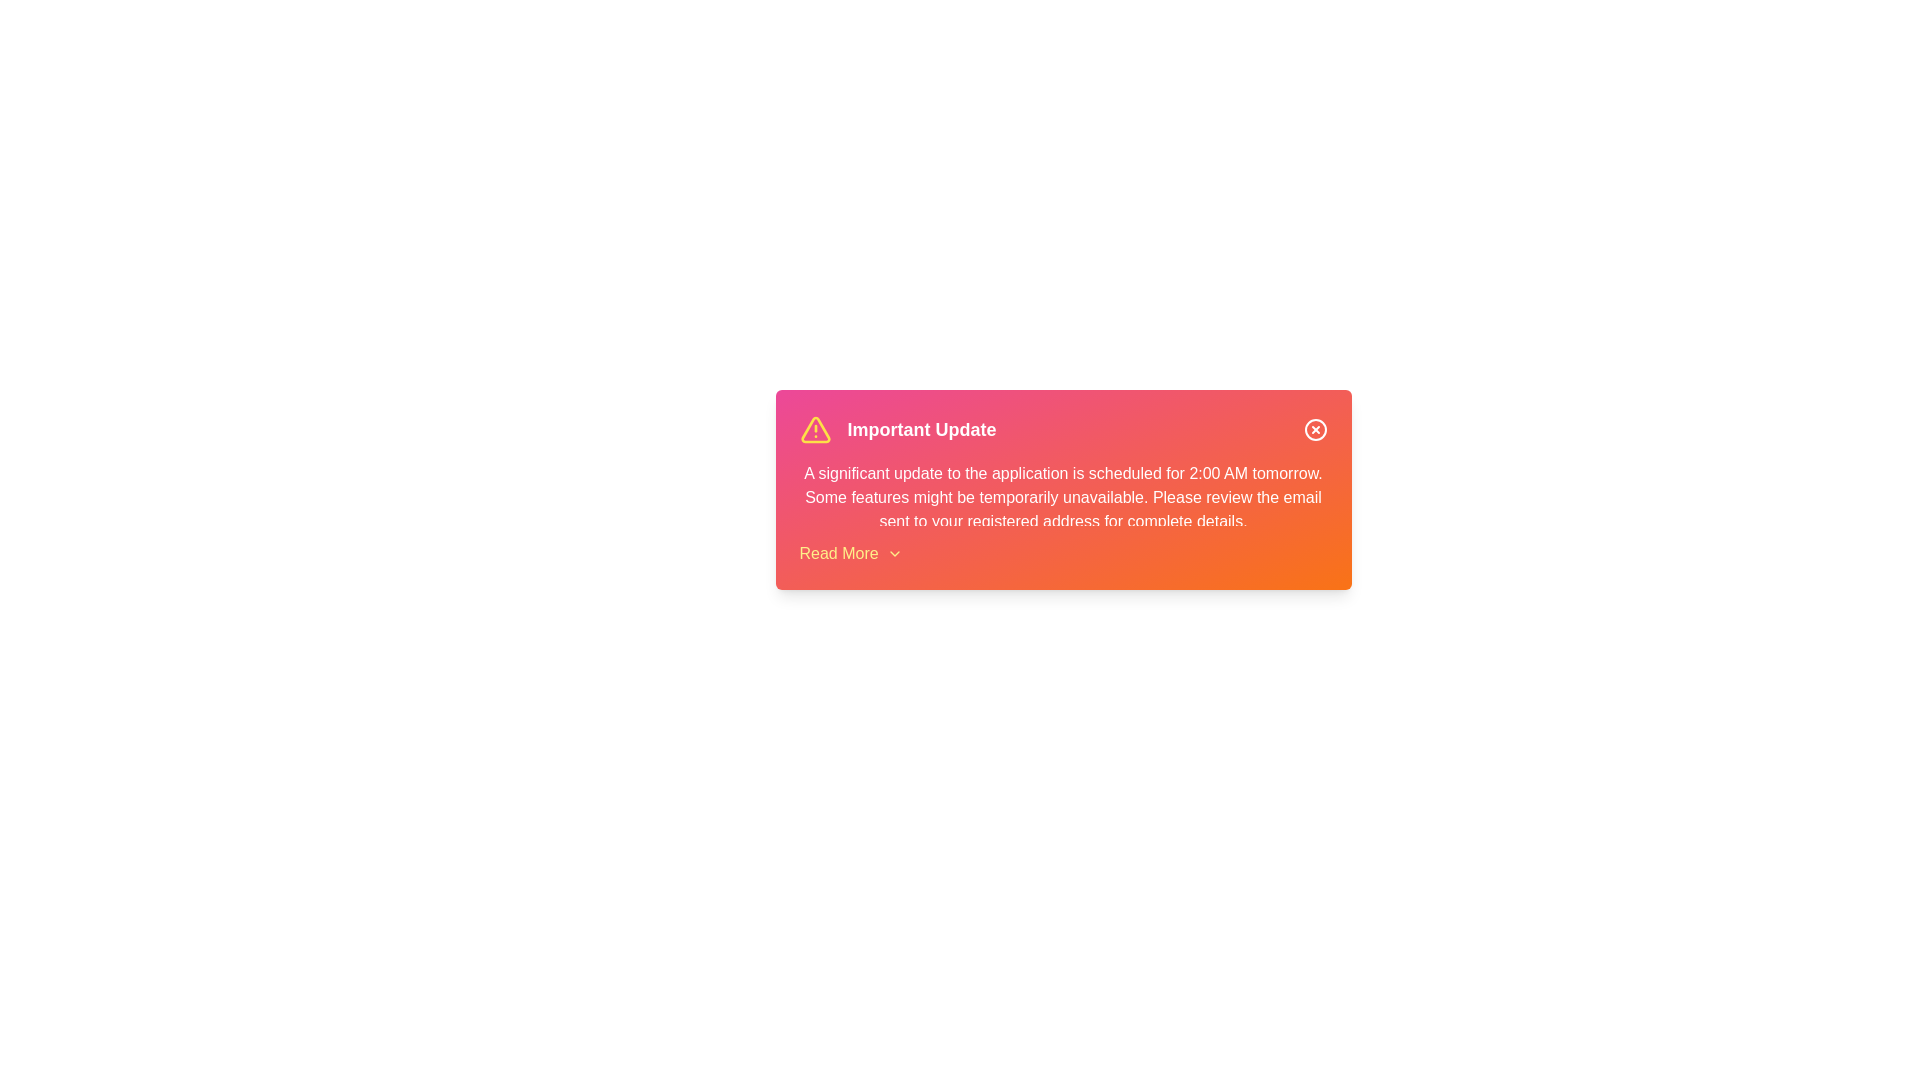 This screenshot has width=1920, height=1080. I want to click on the close button to dismiss the alert, so click(1315, 428).